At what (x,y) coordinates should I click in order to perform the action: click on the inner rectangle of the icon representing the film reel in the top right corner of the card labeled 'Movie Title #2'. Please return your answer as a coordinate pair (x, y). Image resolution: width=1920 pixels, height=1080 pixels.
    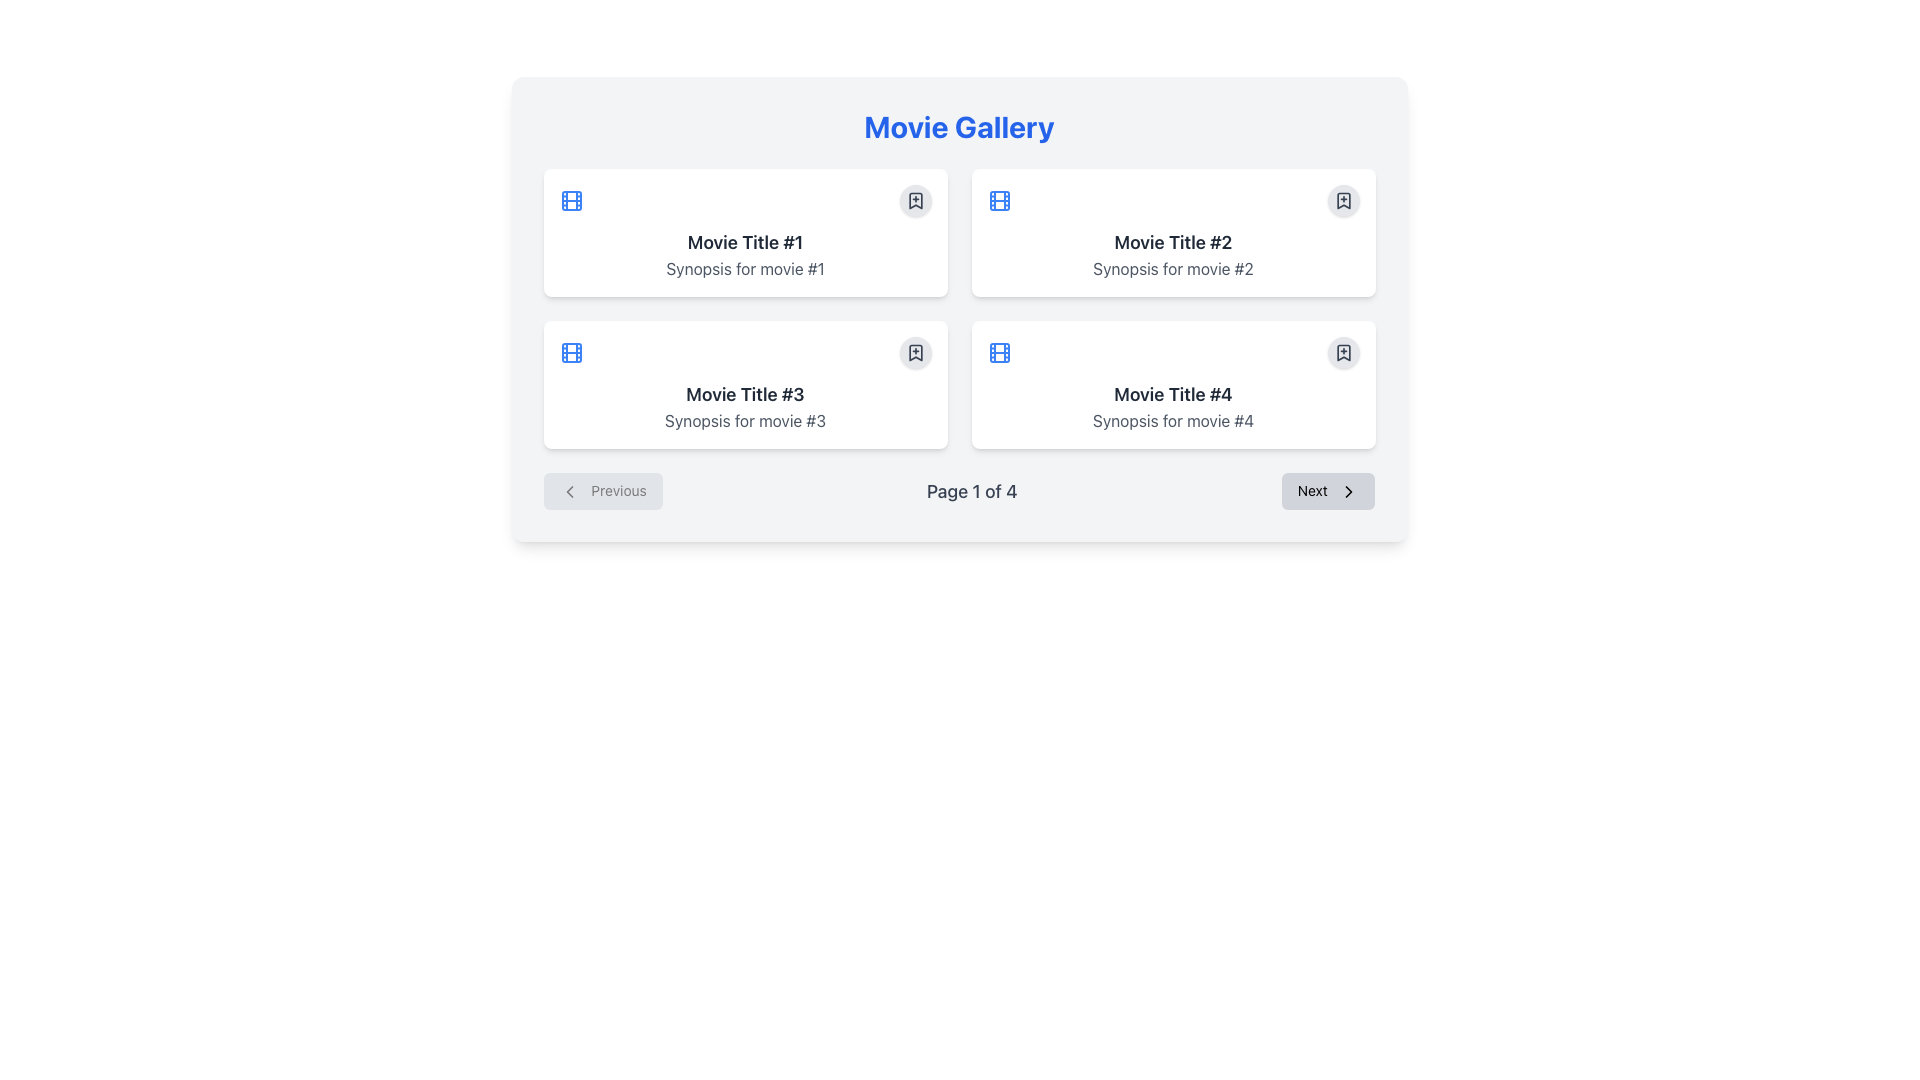
    Looking at the image, I should click on (999, 200).